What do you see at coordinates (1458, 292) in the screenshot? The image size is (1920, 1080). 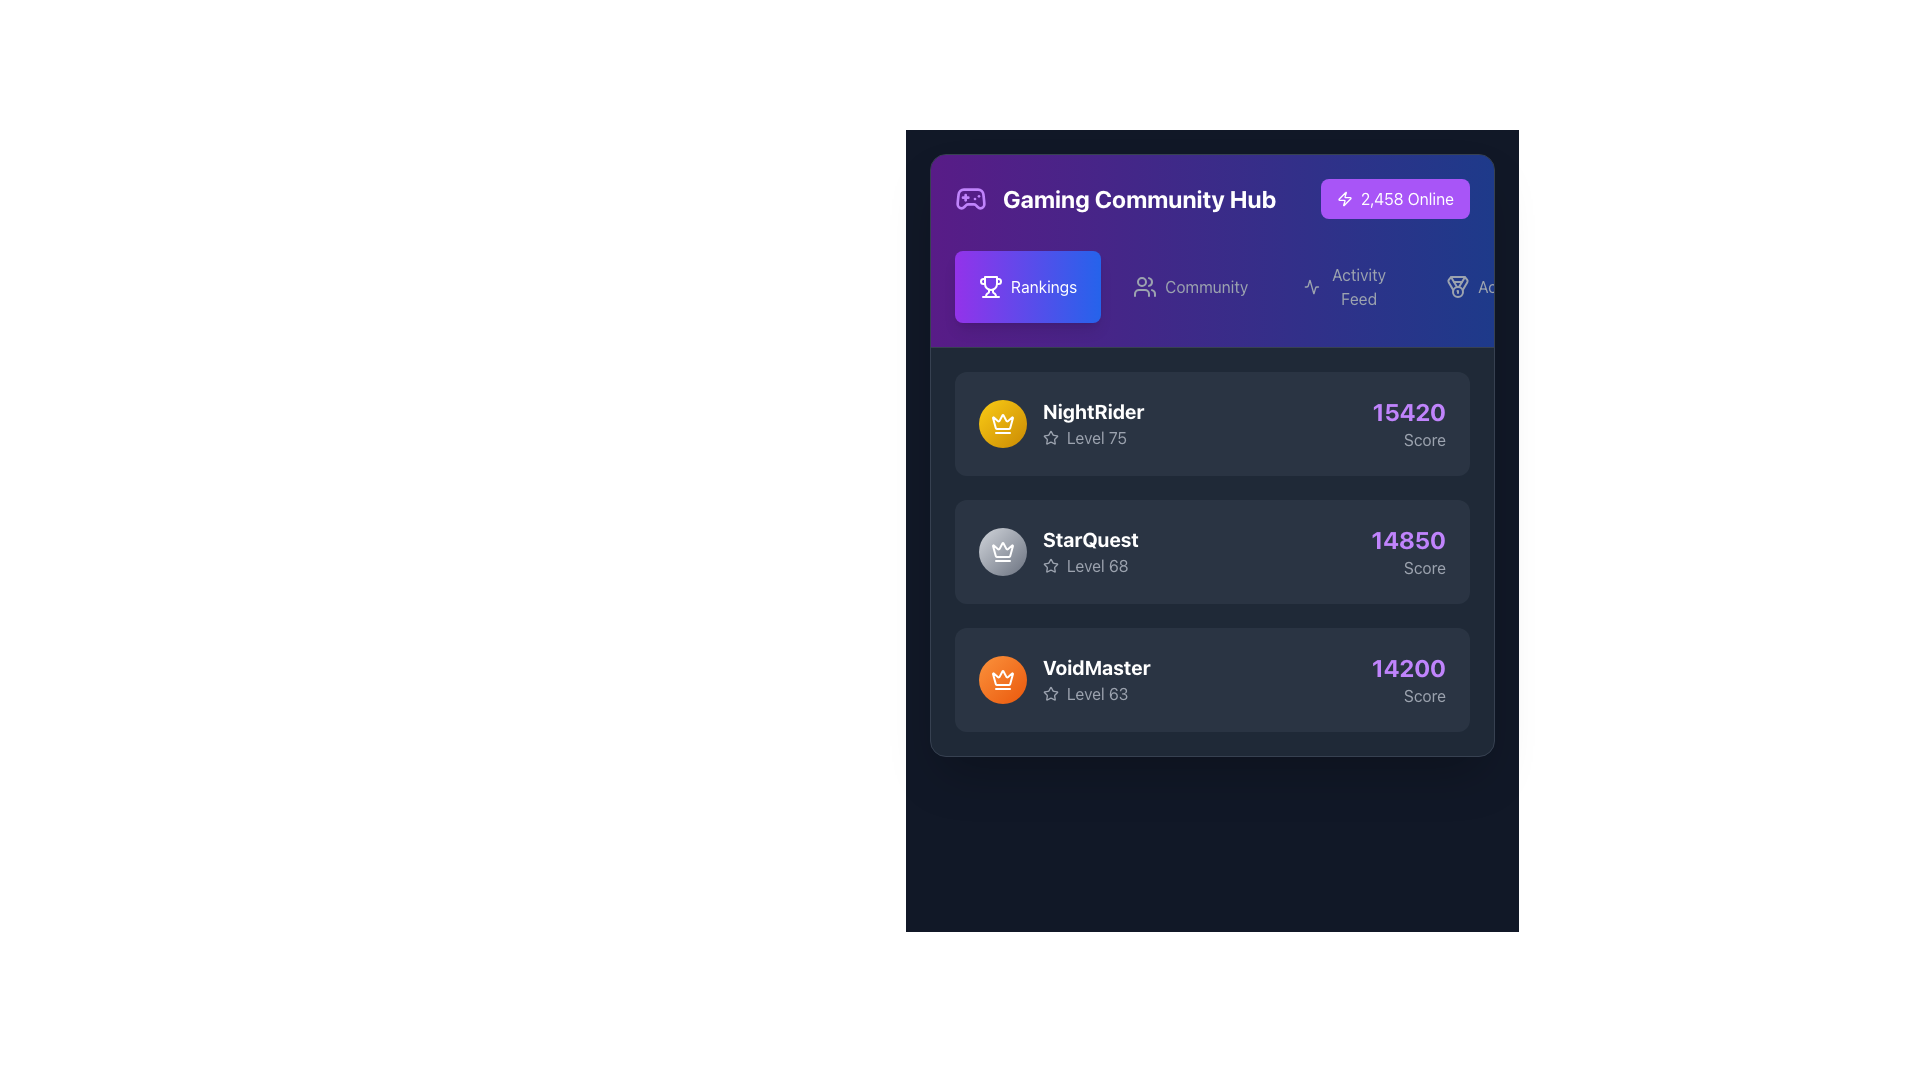 I see `the decorative circle graphical element that enhances the medal icon located in the top-right corner of the header section` at bounding box center [1458, 292].